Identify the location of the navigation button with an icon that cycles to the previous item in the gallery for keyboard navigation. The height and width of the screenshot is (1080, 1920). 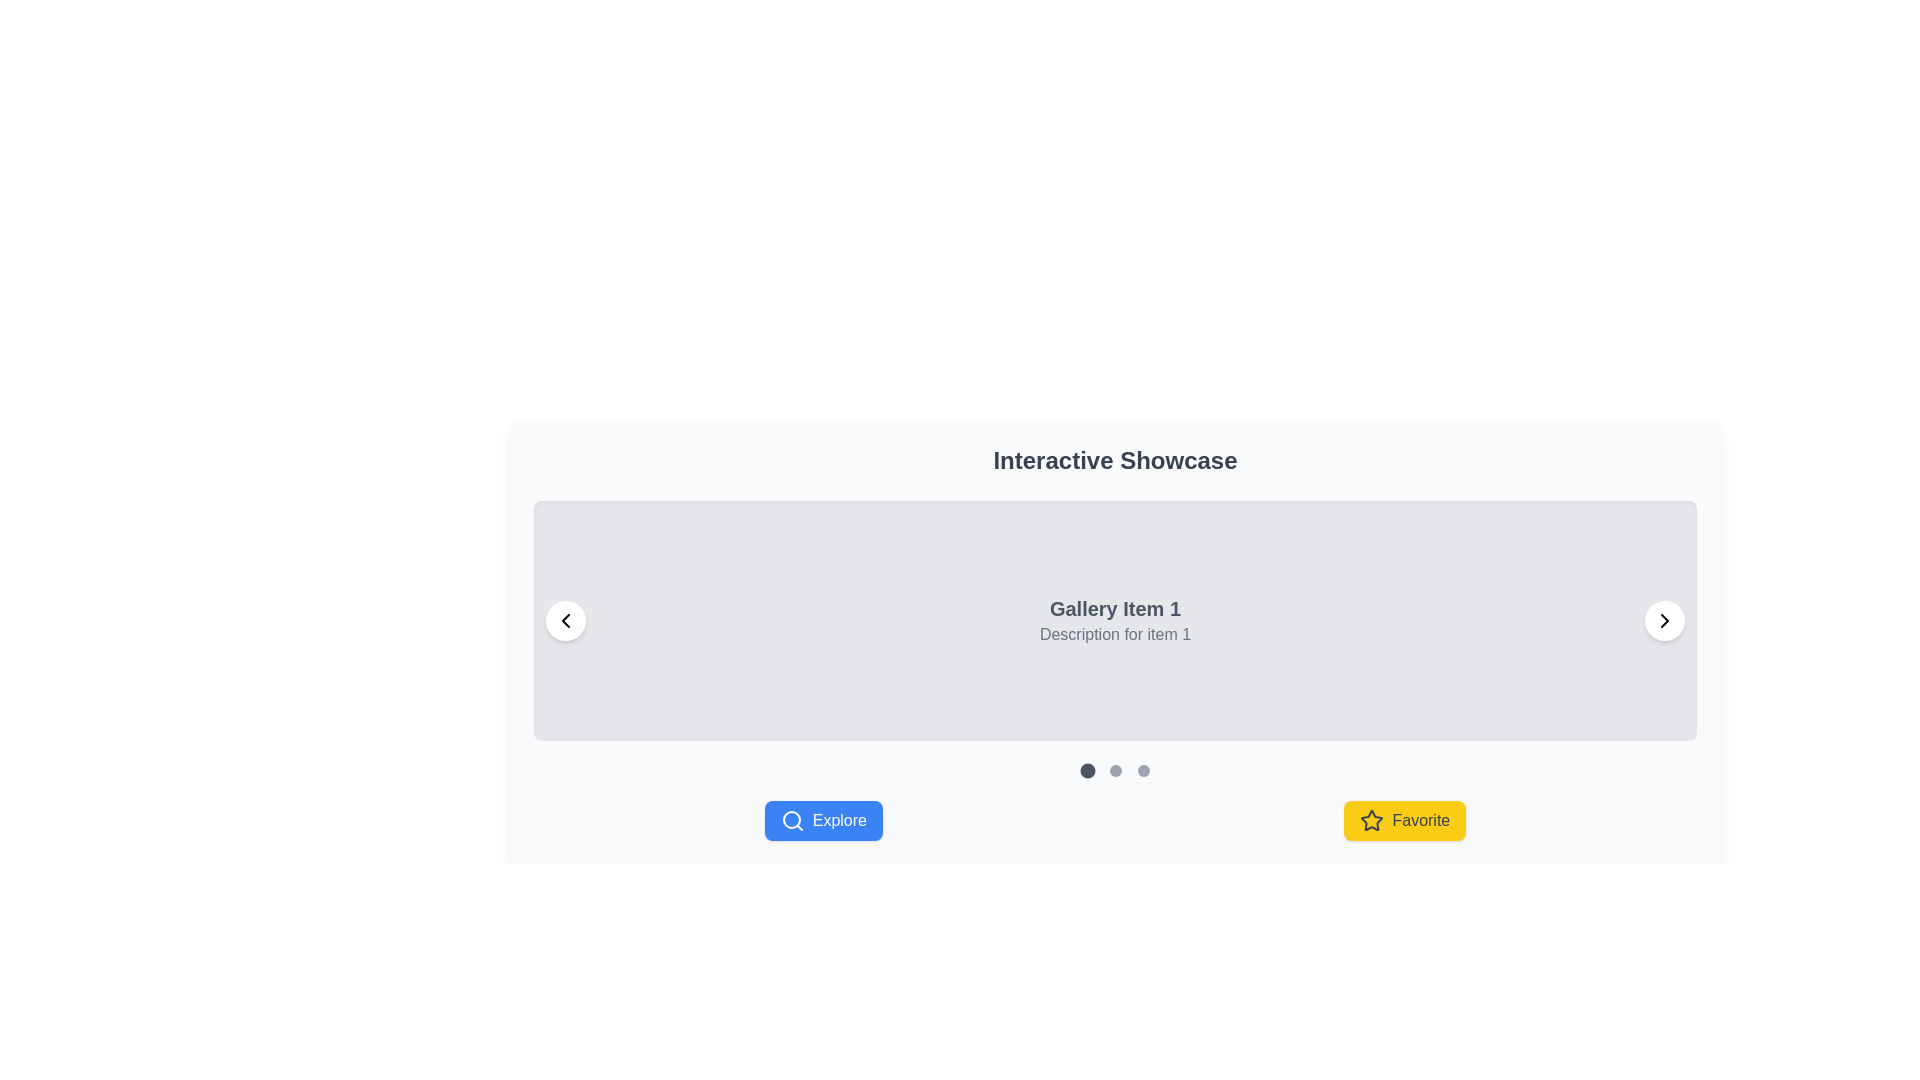
(565, 620).